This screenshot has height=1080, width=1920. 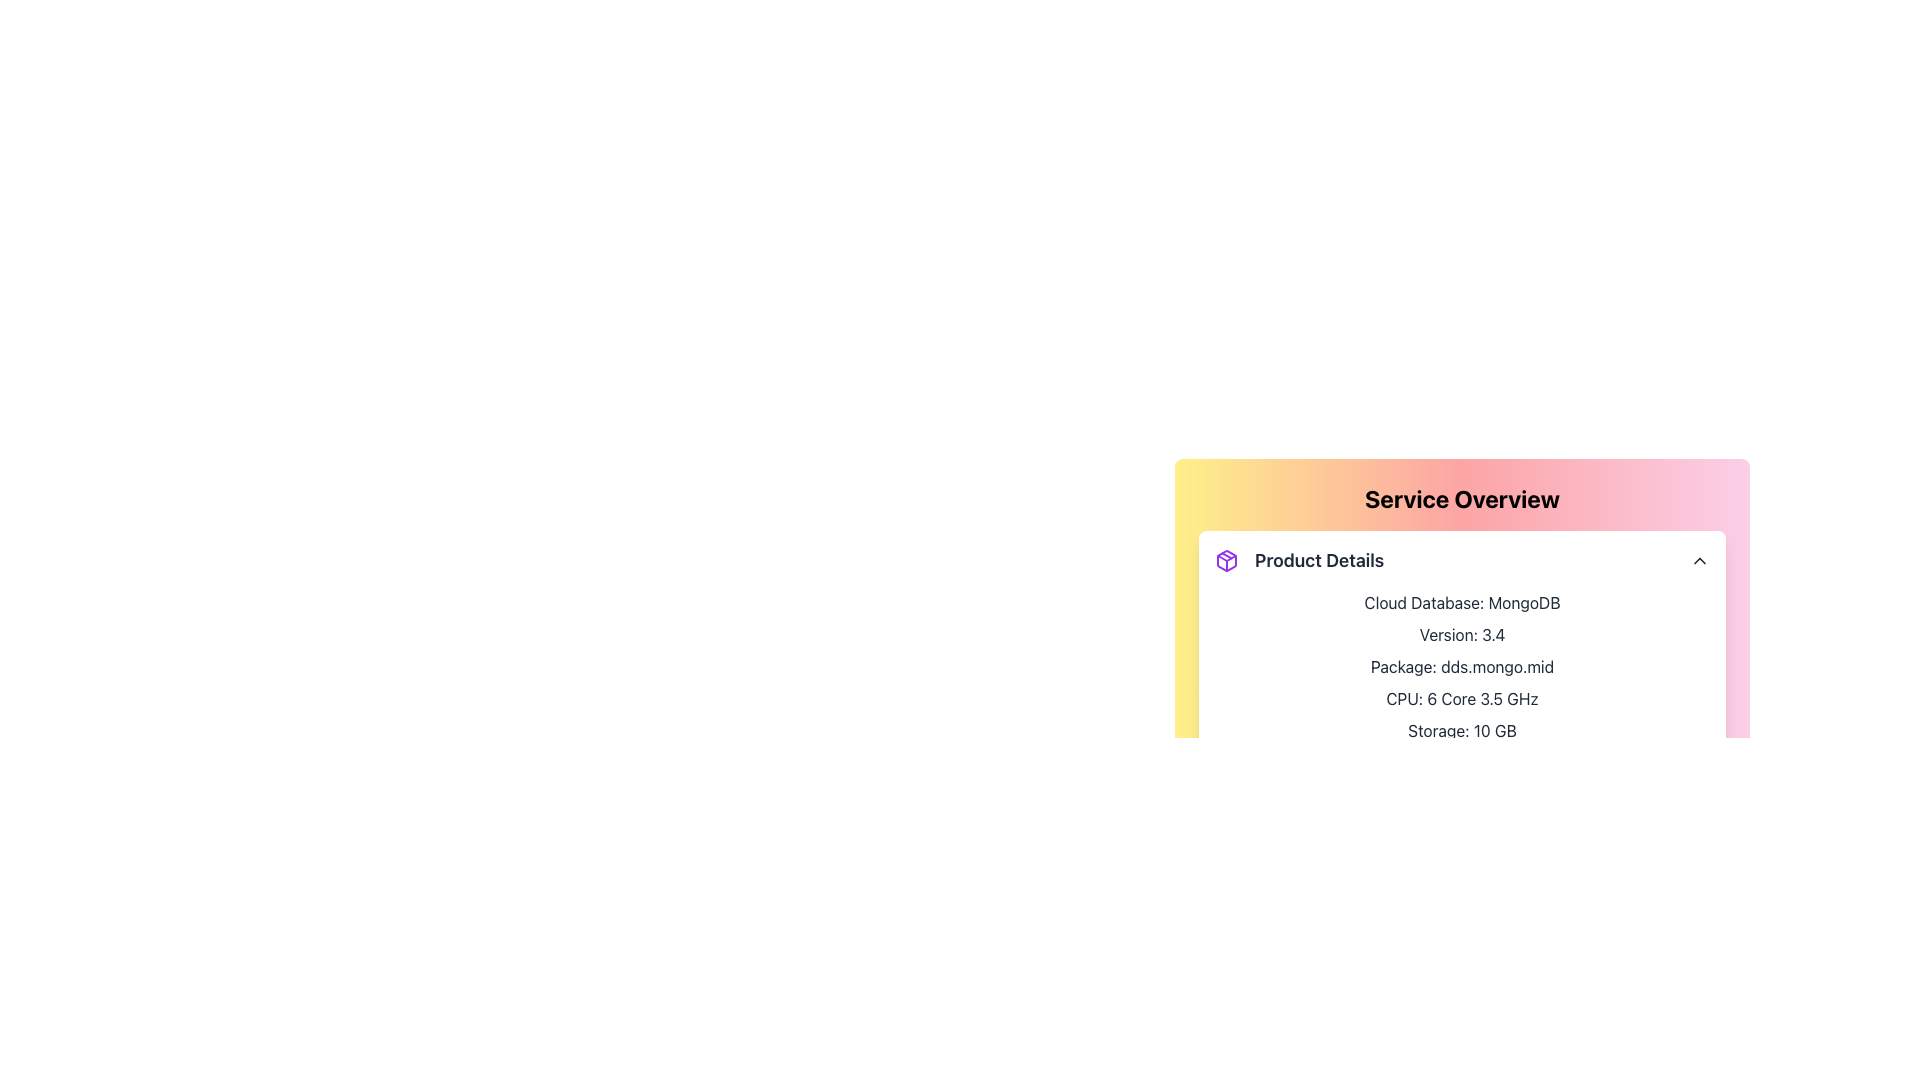 What do you see at coordinates (1462, 697) in the screenshot?
I see `CPU specifications displayed as 'CPU: 6 Core 3.5 GHz' in the 'Product Details' section under 'Service Overview'` at bounding box center [1462, 697].